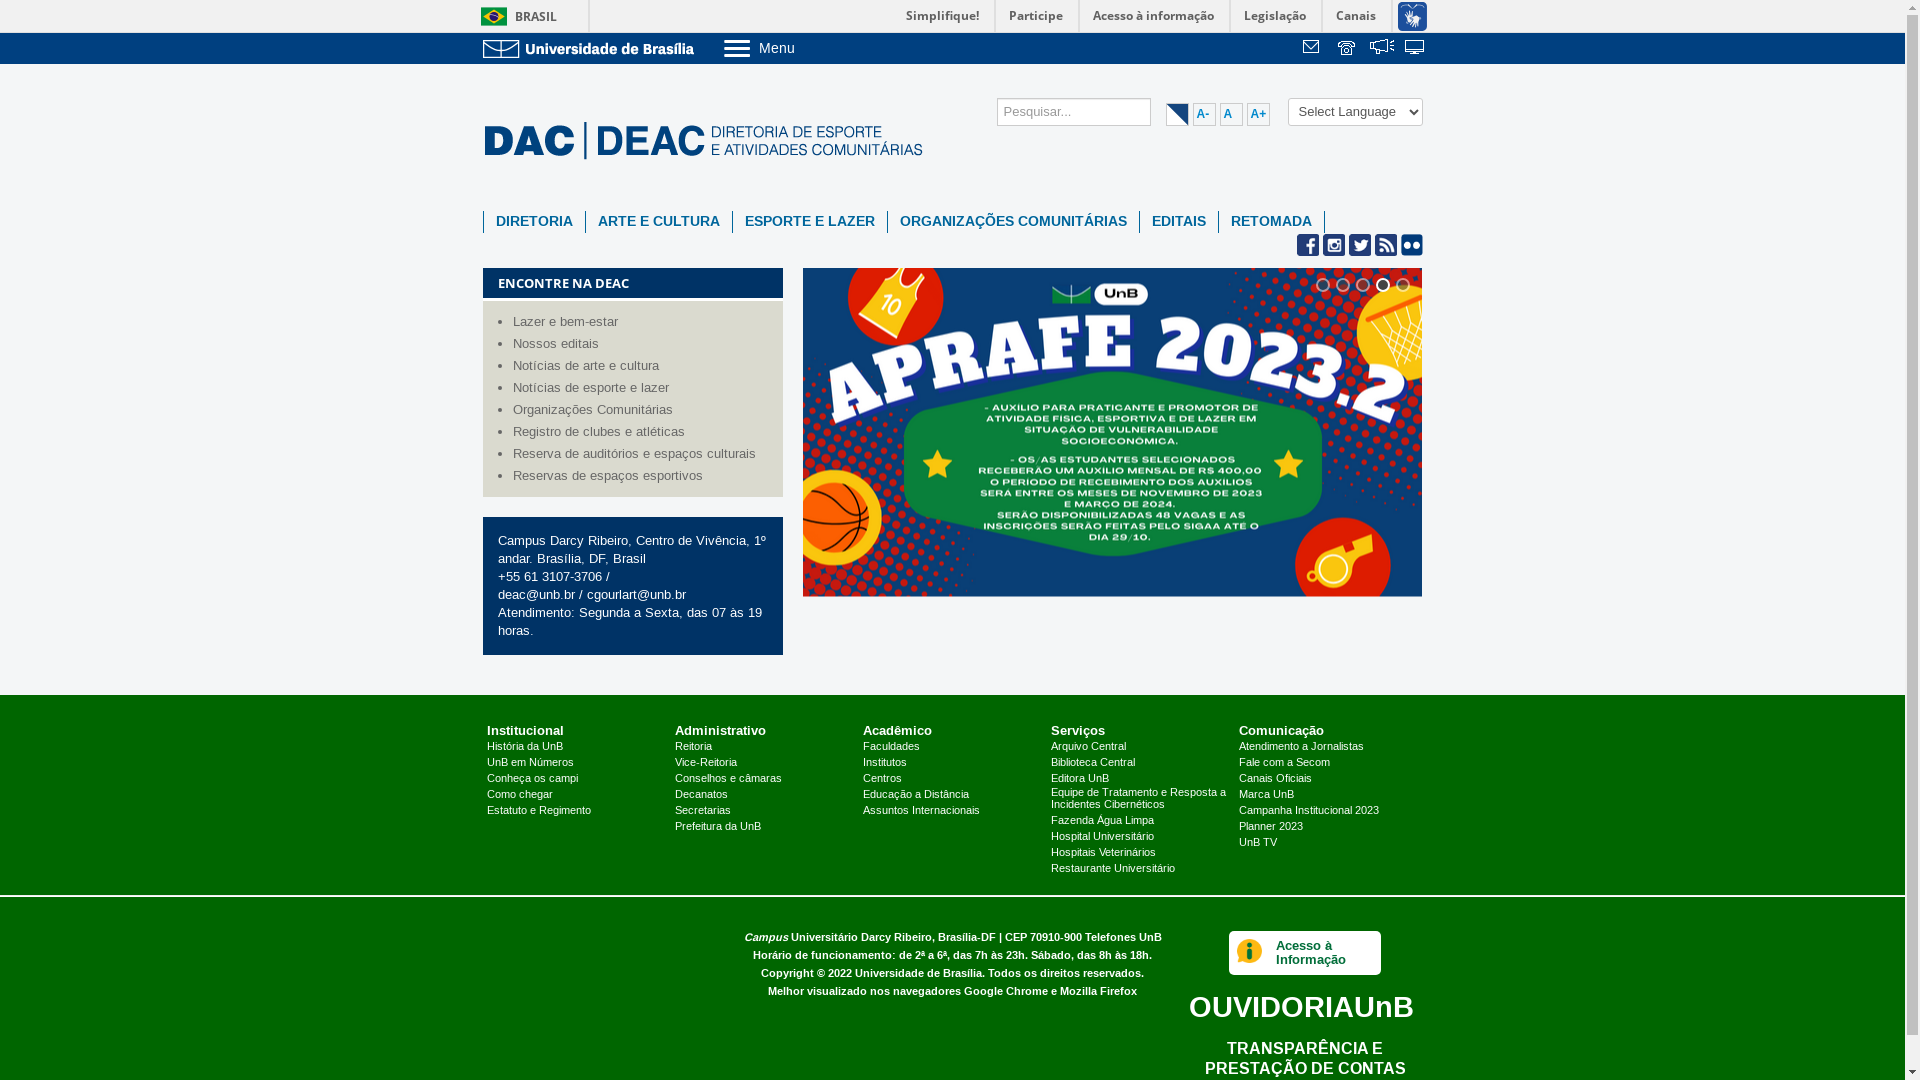  Describe the element at coordinates (1191, 114) in the screenshot. I see `'A-'` at that location.